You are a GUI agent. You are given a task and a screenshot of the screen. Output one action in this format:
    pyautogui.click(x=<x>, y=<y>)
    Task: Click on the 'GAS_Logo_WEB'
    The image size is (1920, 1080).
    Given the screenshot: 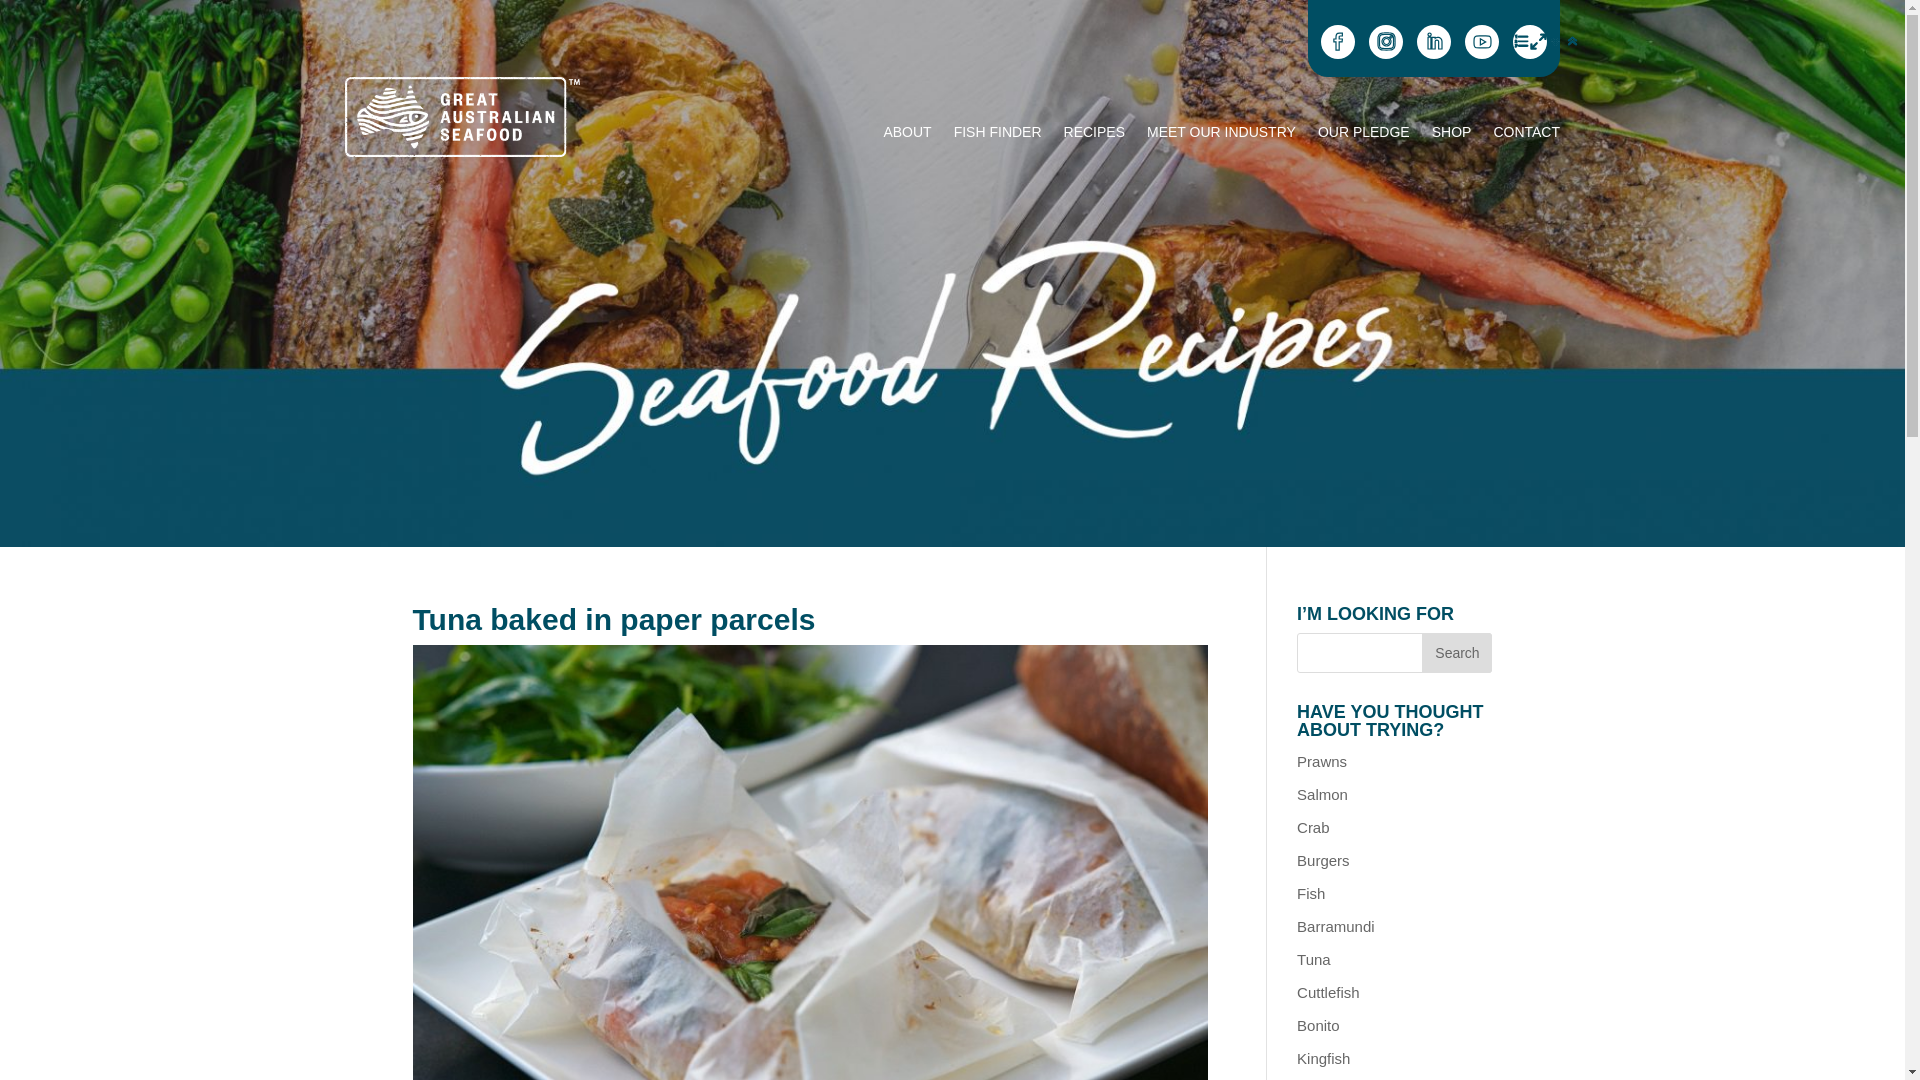 What is the action you would take?
    pyautogui.click(x=461, y=116)
    